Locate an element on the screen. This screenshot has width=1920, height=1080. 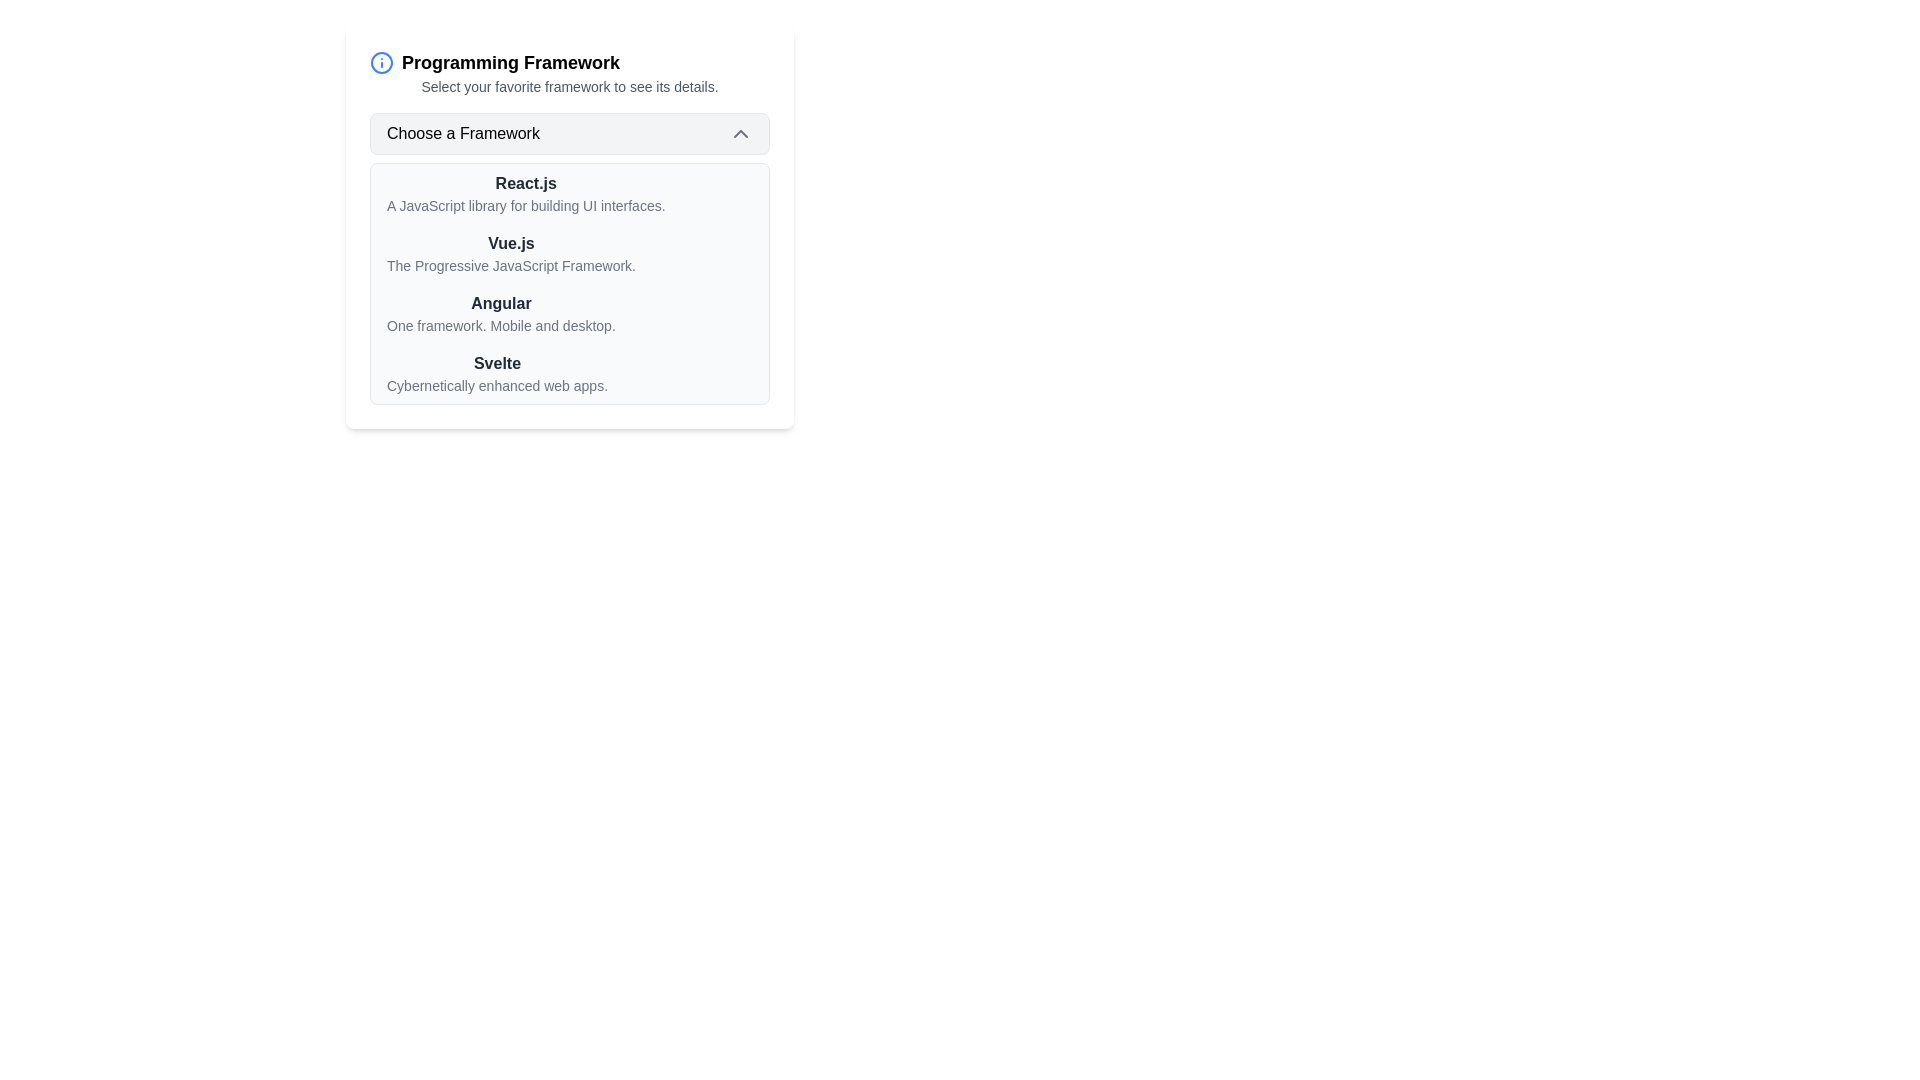
the bold text label displaying 'Svelte', which is the last item in the list of programming frameworks, positioned above the descriptive text 'Cybernetically enhanced web apps.' and below 'Angular' is located at coordinates (497, 363).